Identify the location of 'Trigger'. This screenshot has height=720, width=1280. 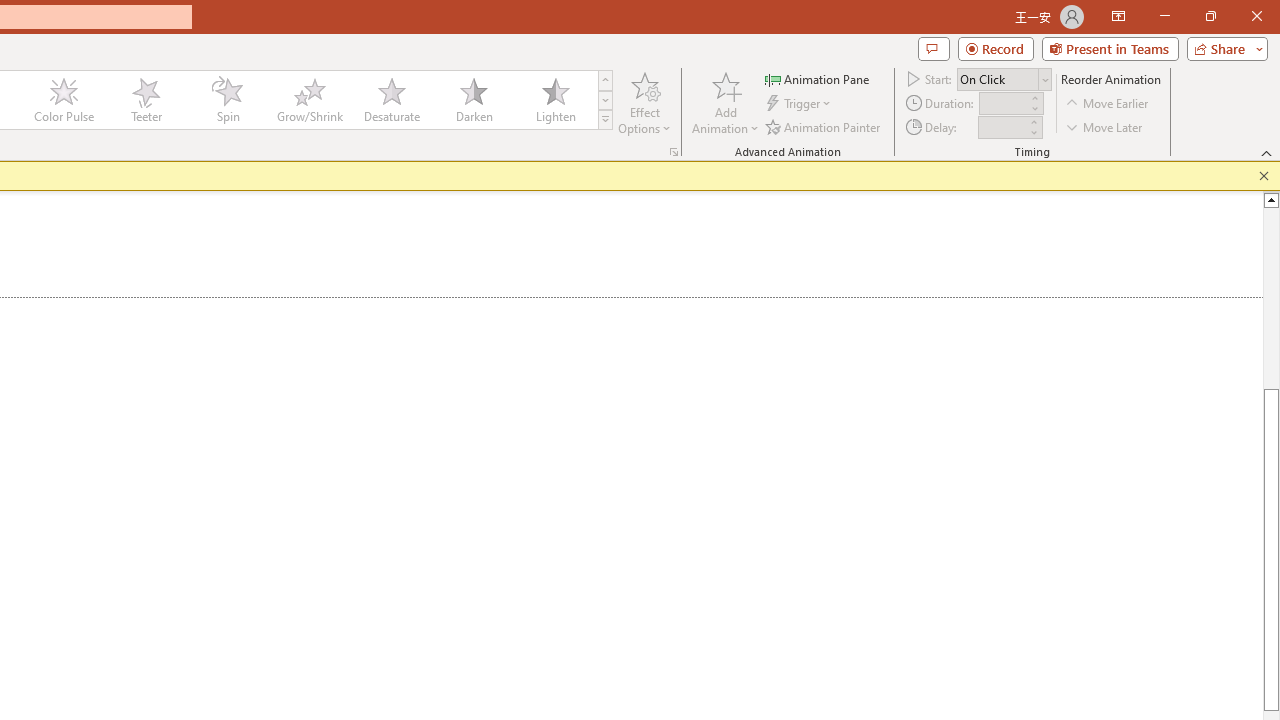
(800, 103).